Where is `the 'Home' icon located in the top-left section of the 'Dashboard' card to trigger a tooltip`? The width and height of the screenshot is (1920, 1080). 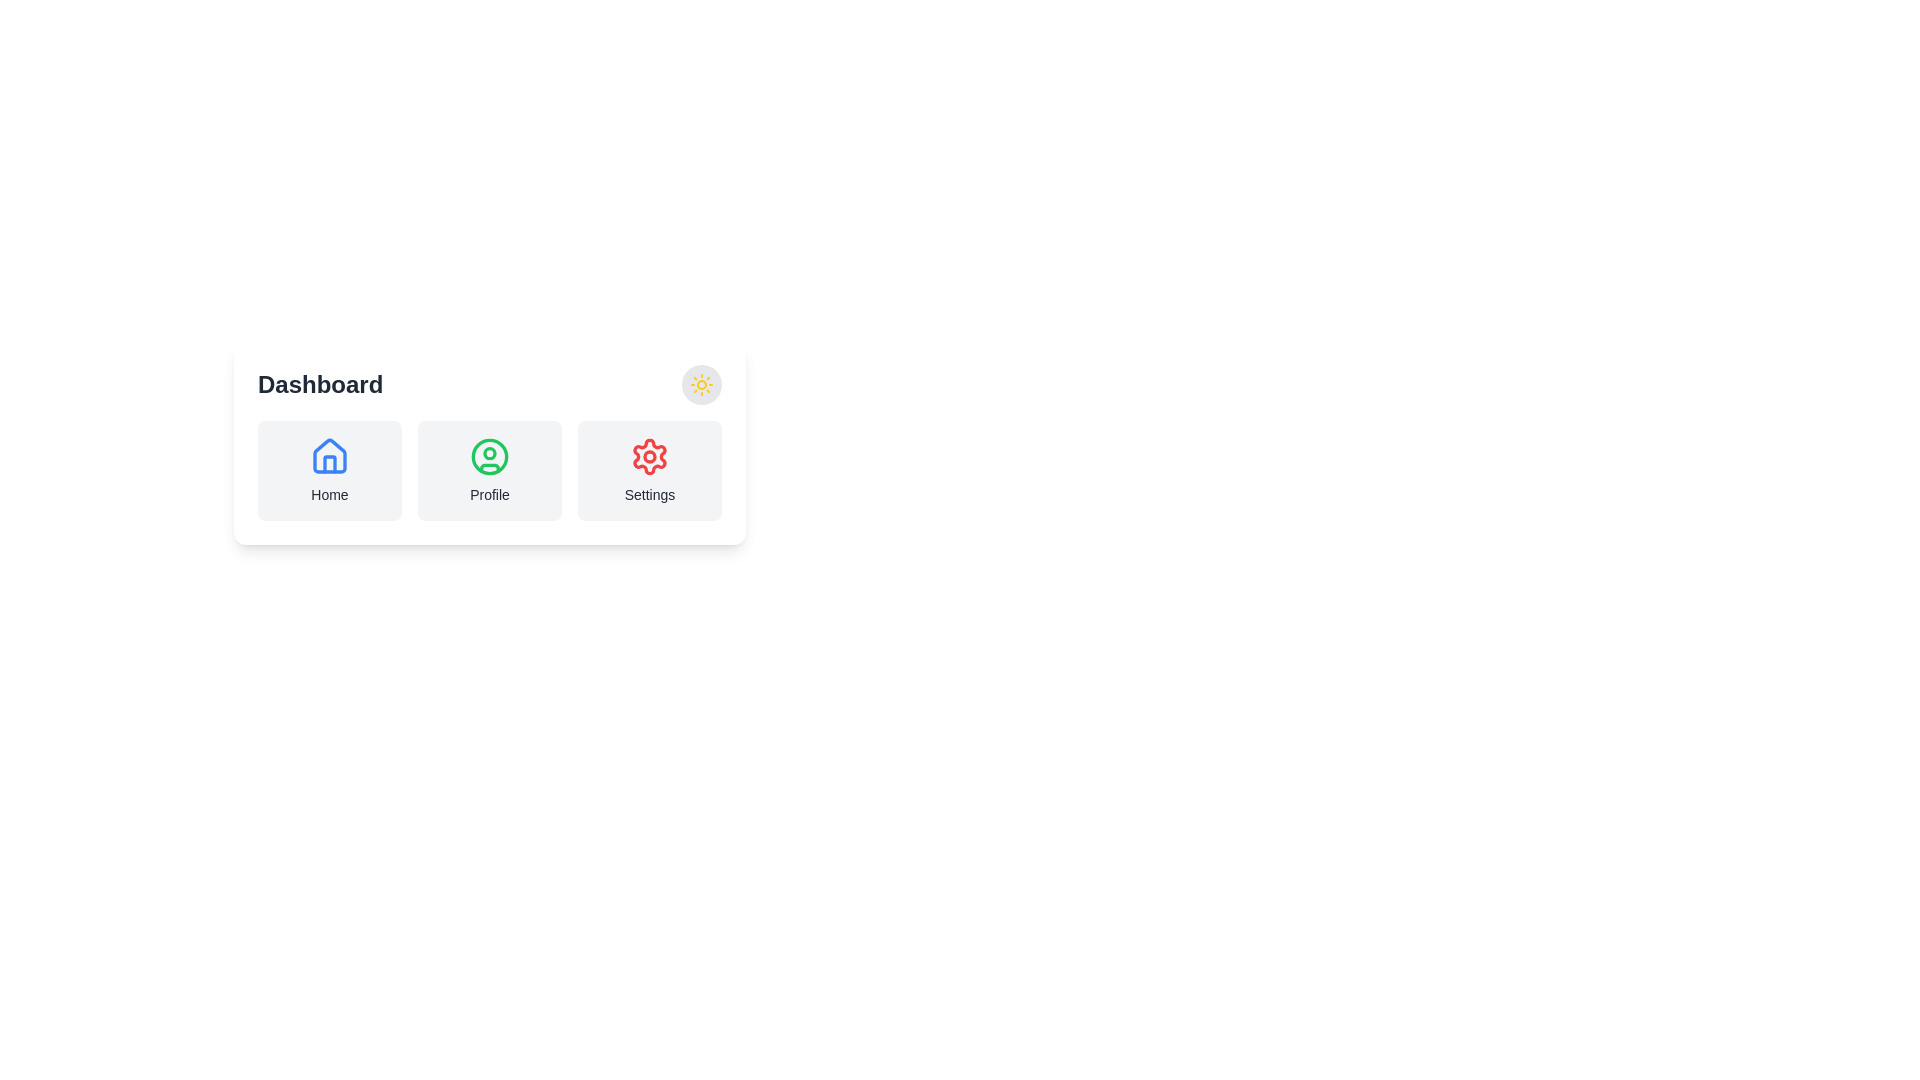 the 'Home' icon located in the top-left section of the 'Dashboard' card to trigger a tooltip is located at coordinates (330, 455).